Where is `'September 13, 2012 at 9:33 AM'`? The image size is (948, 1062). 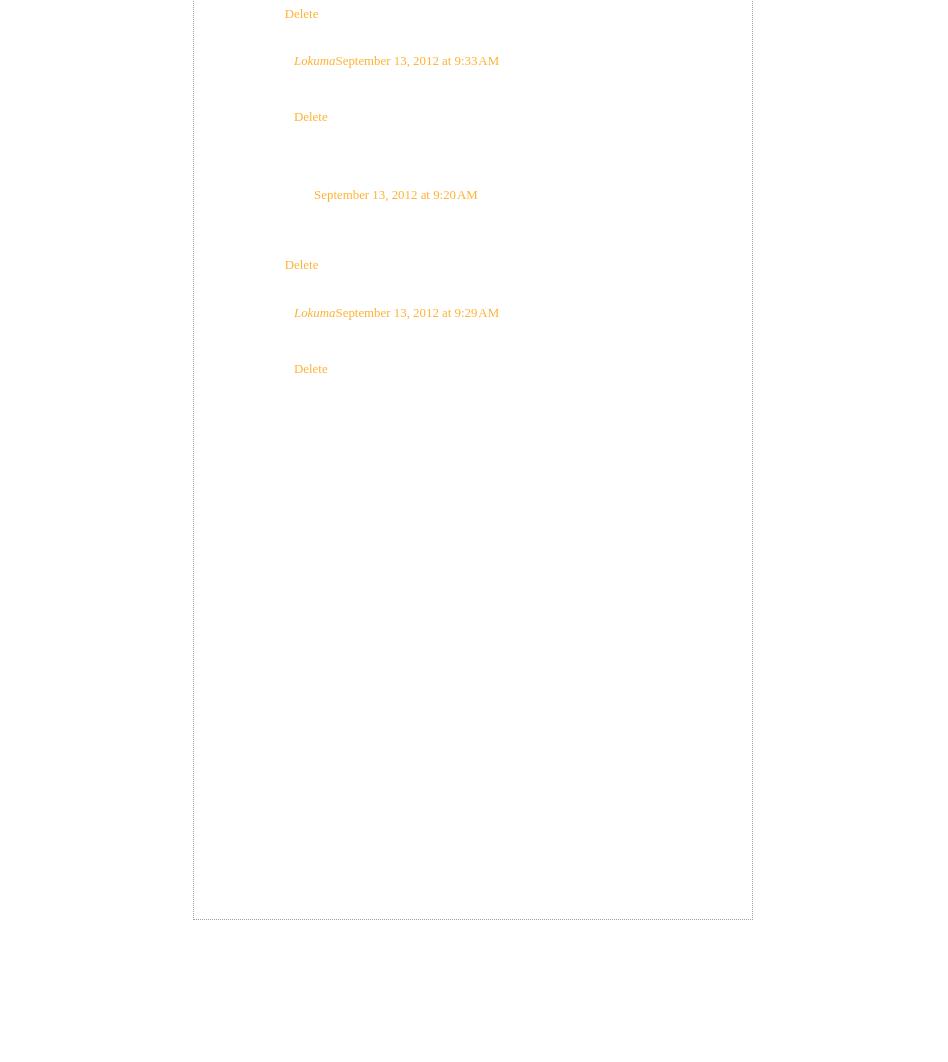
'September 13, 2012 at 9:33 AM' is located at coordinates (416, 60).